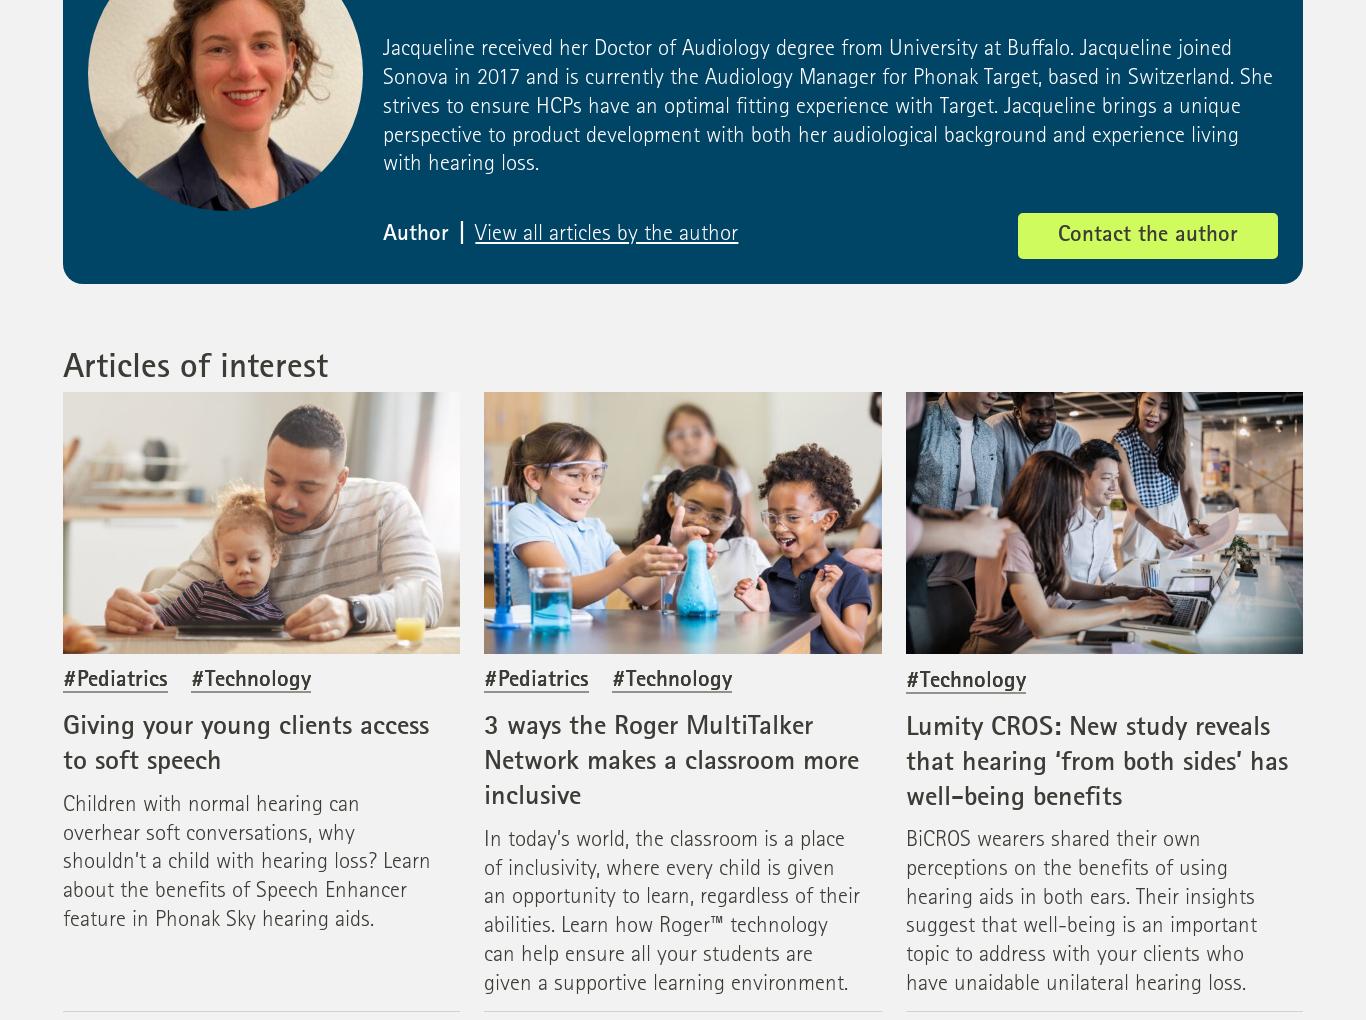 This screenshot has width=1366, height=1020. Describe the element at coordinates (605, 234) in the screenshot. I see `'View all articles by the author'` at that location.